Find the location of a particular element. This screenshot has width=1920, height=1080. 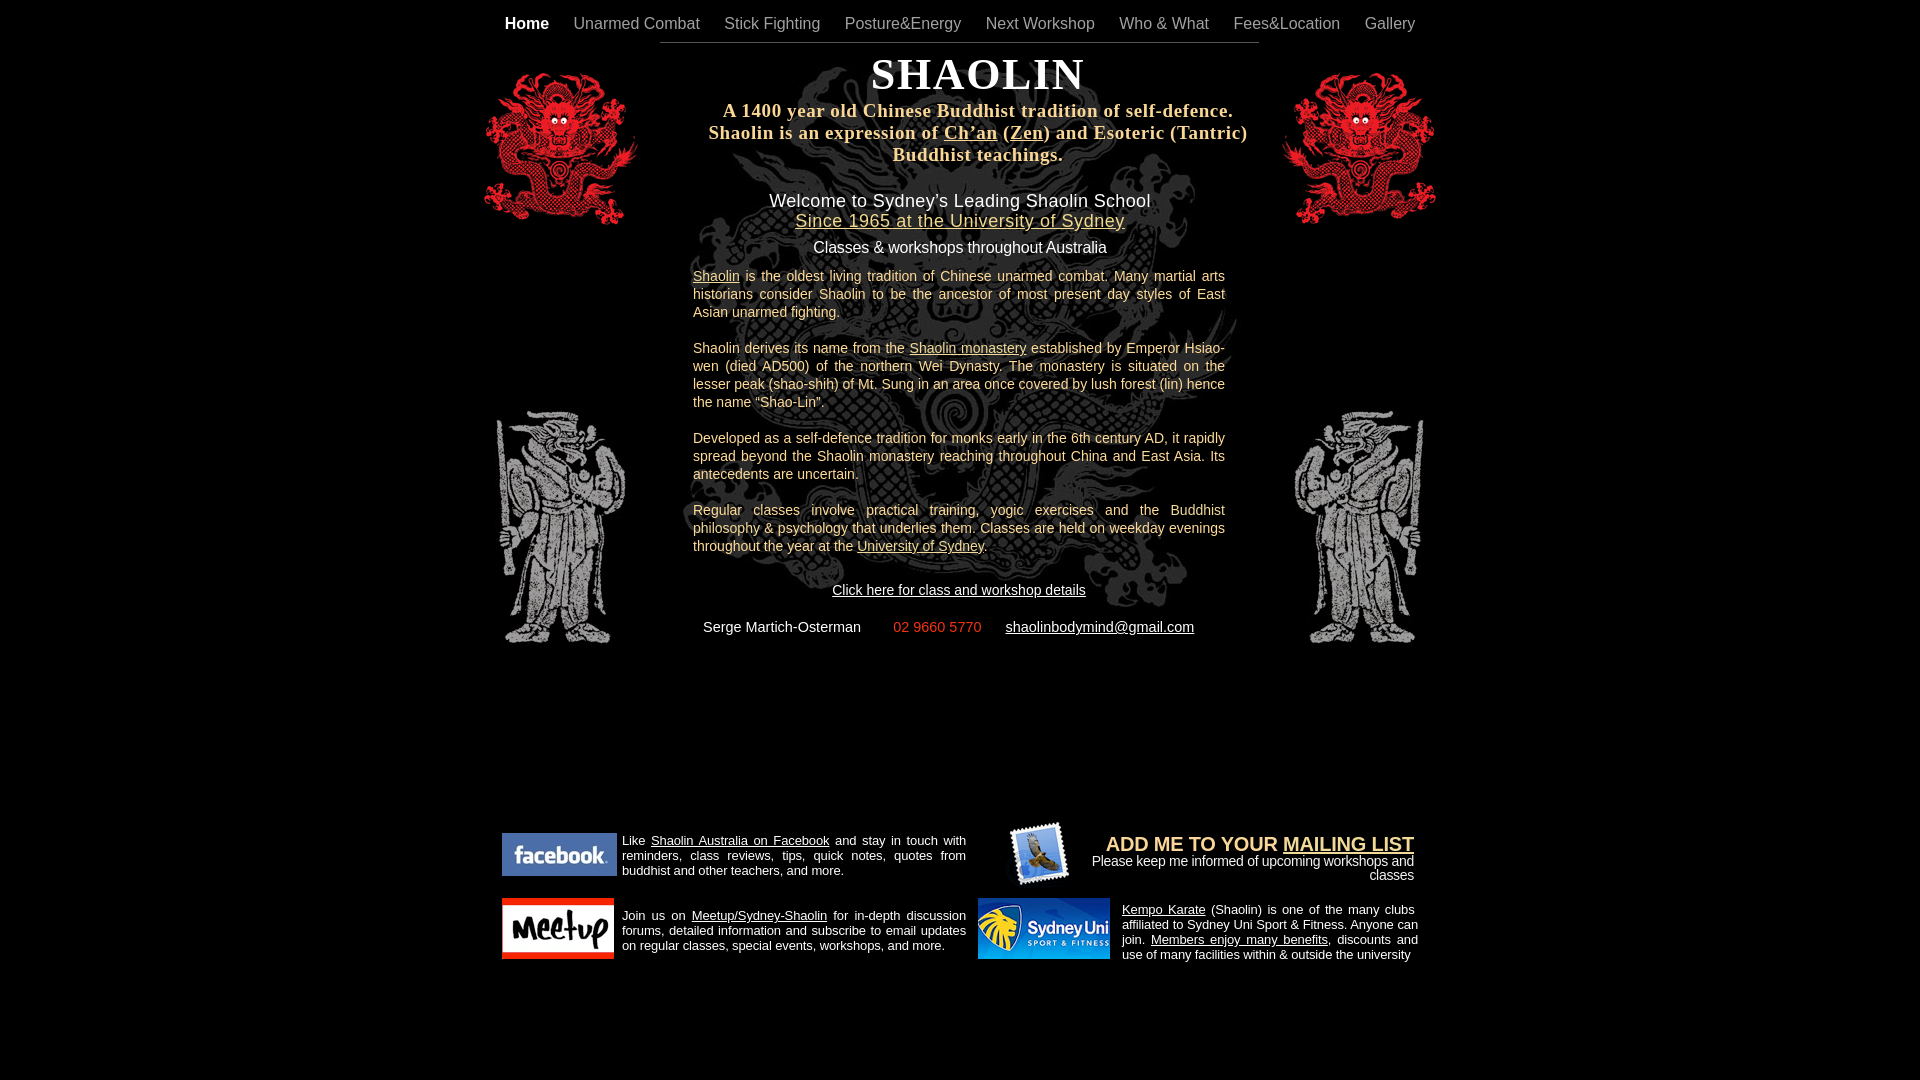

'shaolinbodymind@gmail.com' is located at coordinates (1099, 626).